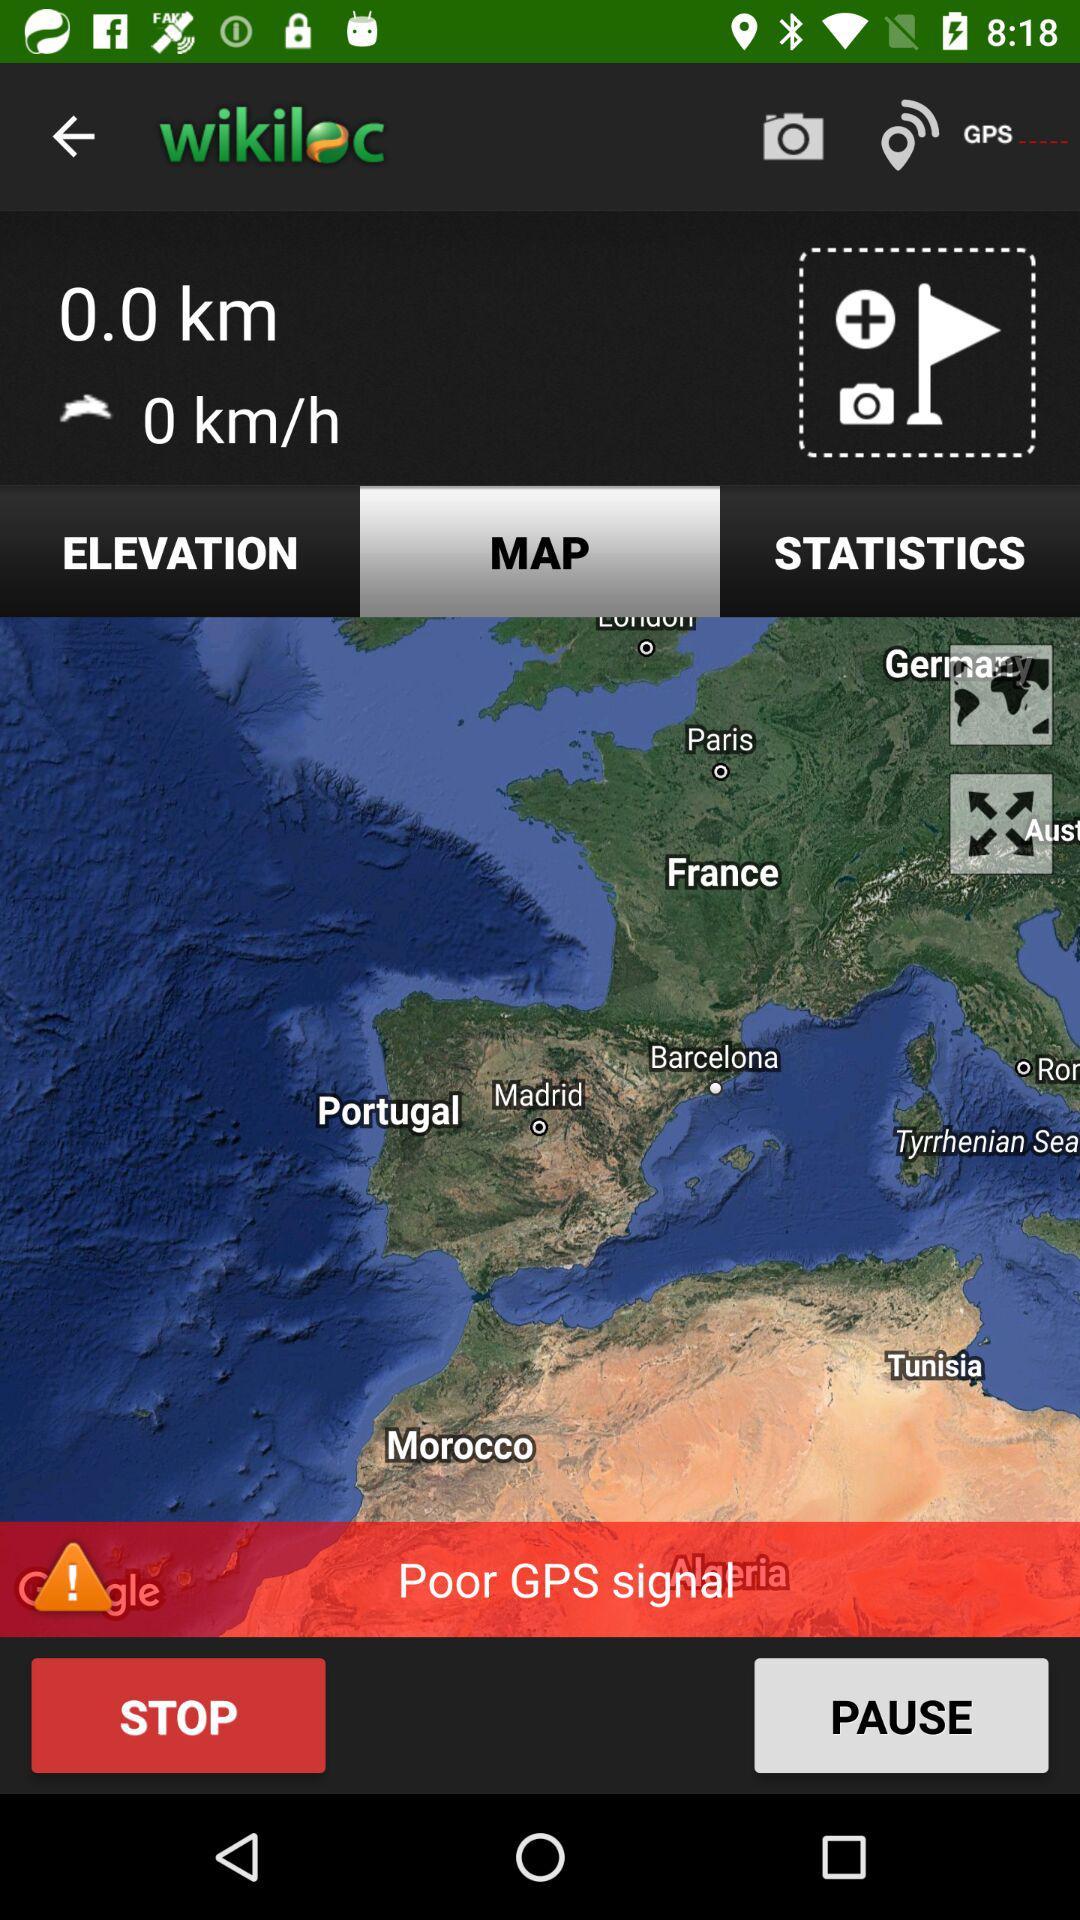 The width and height of the screenshot is (1080, 1920). Describe the element at coordinates (901, 1714) in the screenshot. I see `the pause` at that location.